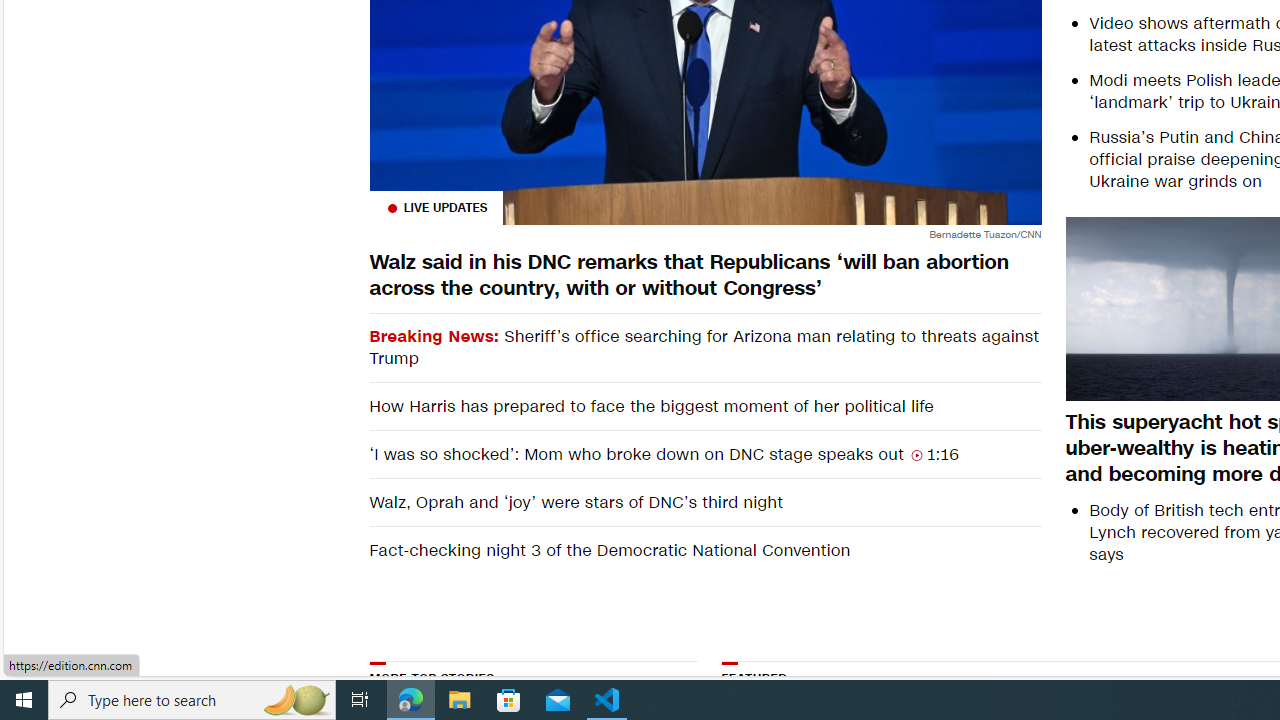  What do you see at coordinates (916, 455) in the screenshot?
I see `'Class: container__video-duration-icon'` at bounding box center [916, 455].